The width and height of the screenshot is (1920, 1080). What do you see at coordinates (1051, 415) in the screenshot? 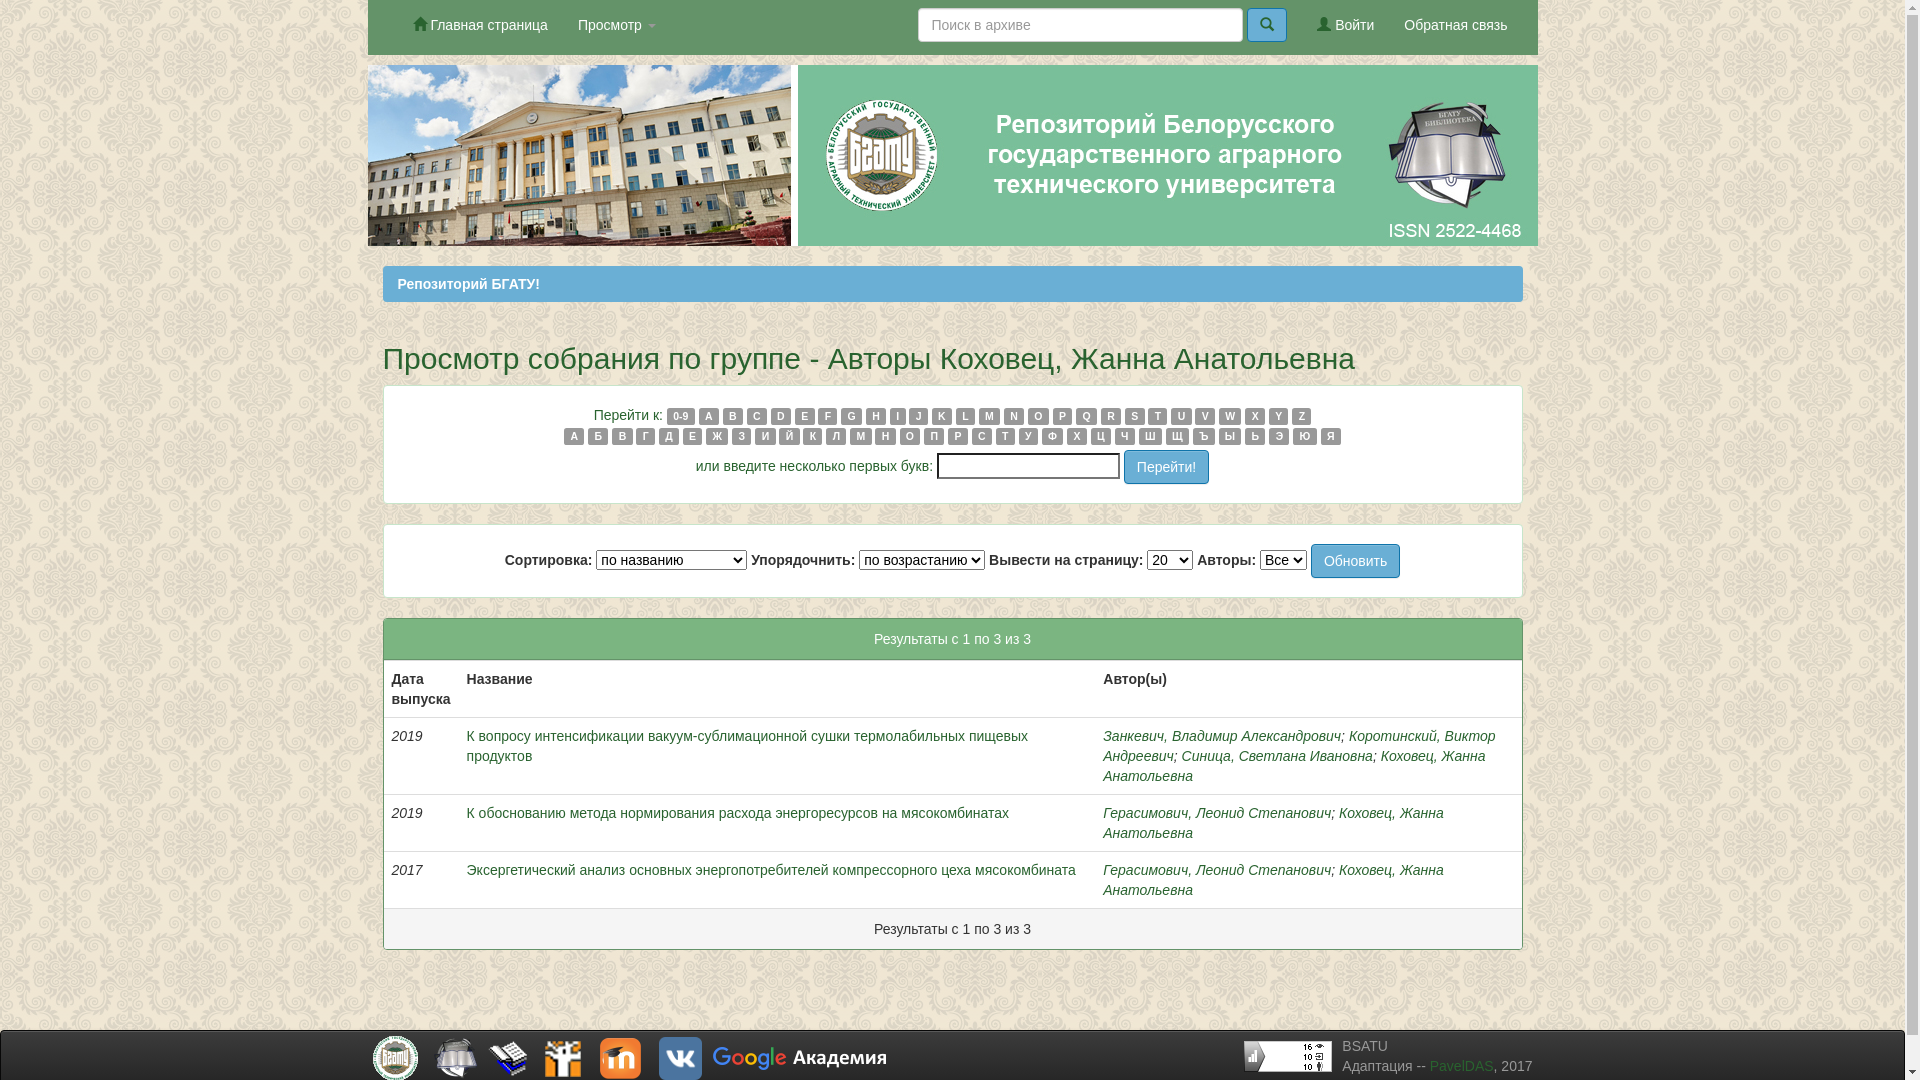
I see `'P'` at bounding box center [1051, 415].